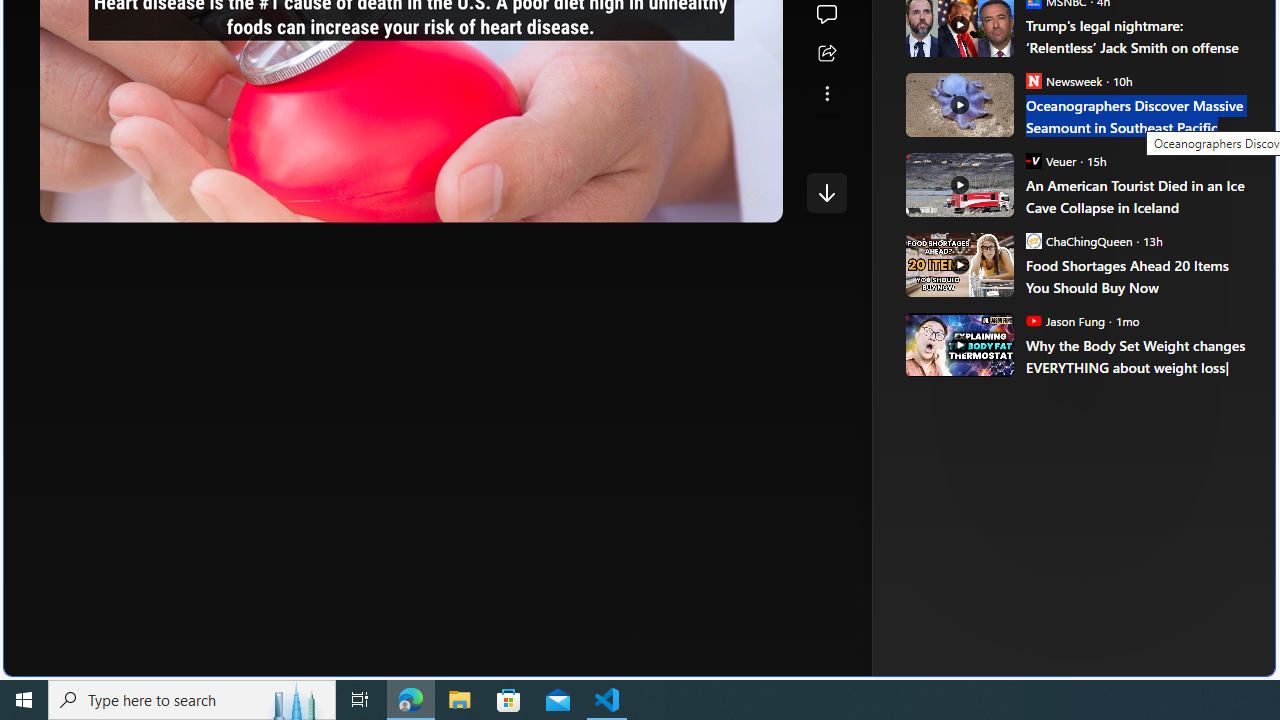  Describe the element at coordinates (826, 53) in the screenshot. I see `'Share this story'` at that location.